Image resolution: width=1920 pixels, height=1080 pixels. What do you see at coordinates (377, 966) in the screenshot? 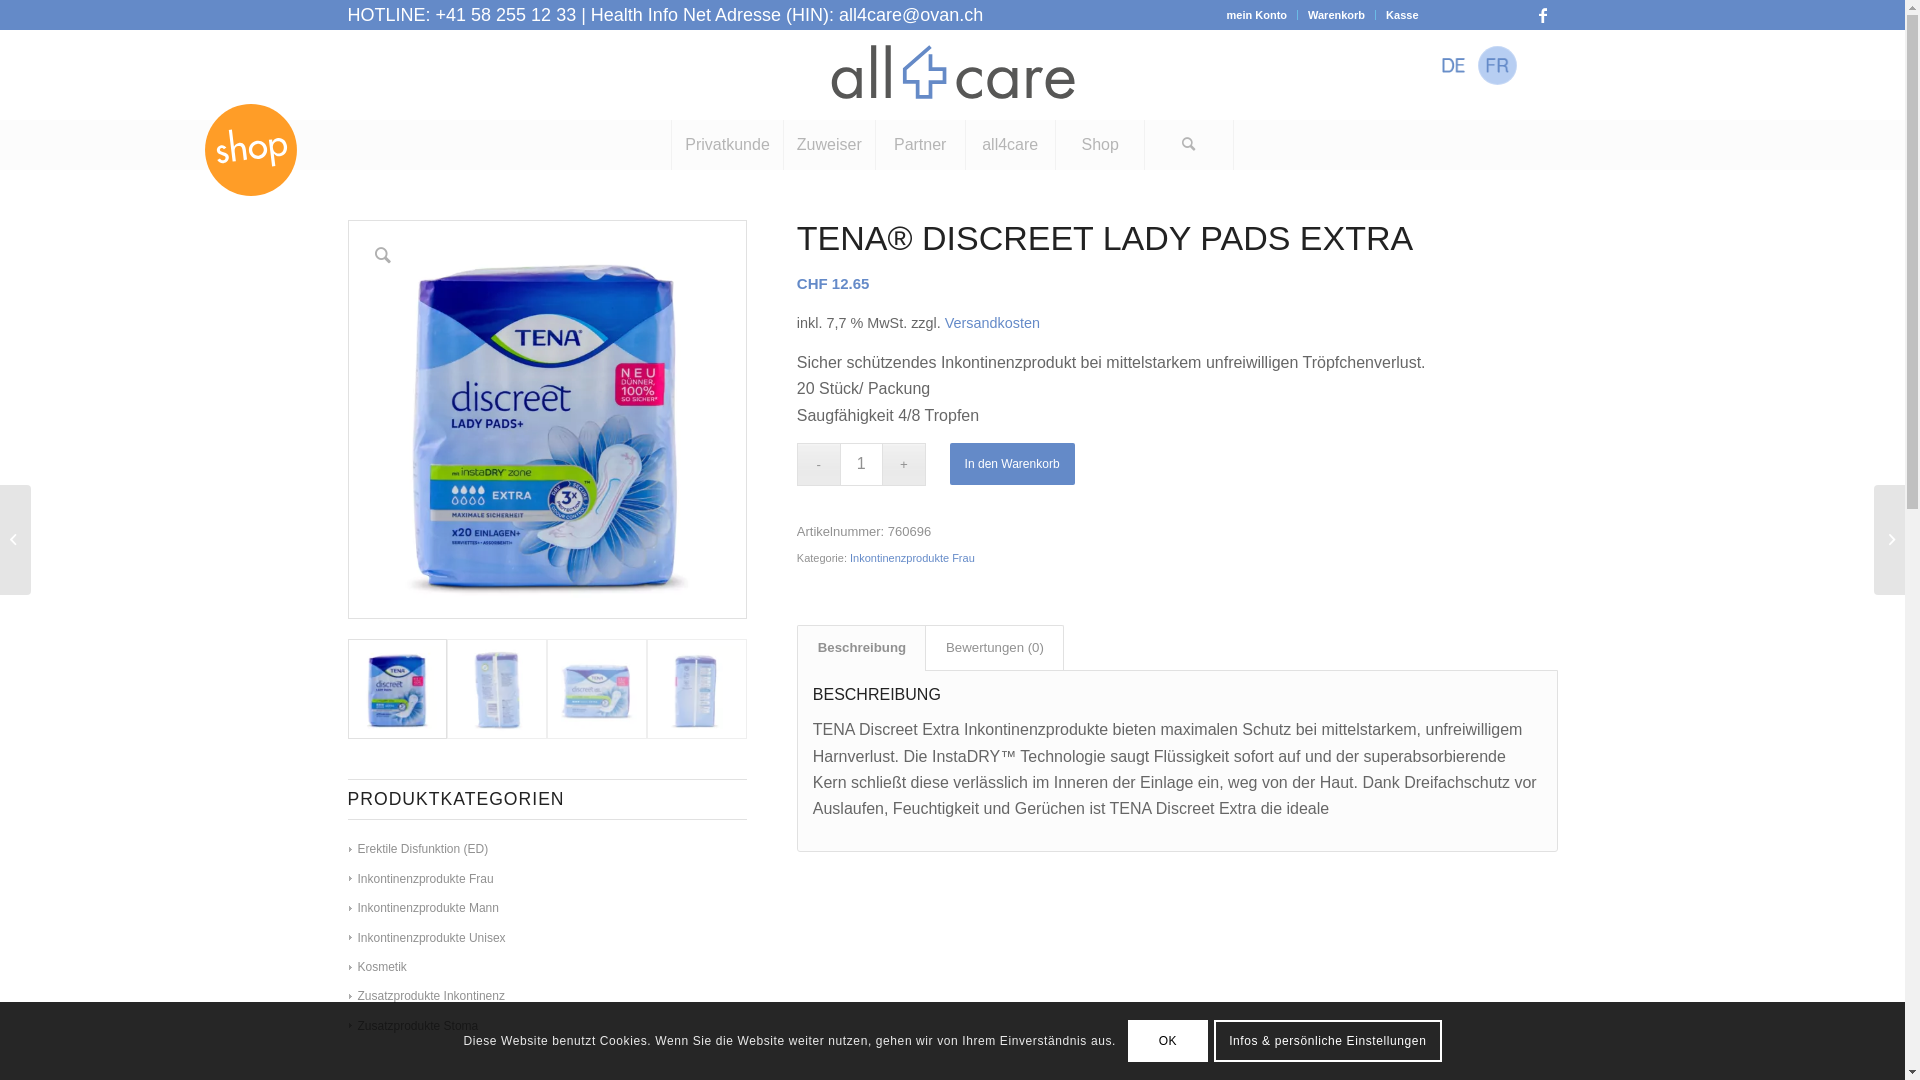
I see `'Kosmetik'` at bounding box center [377, 966].